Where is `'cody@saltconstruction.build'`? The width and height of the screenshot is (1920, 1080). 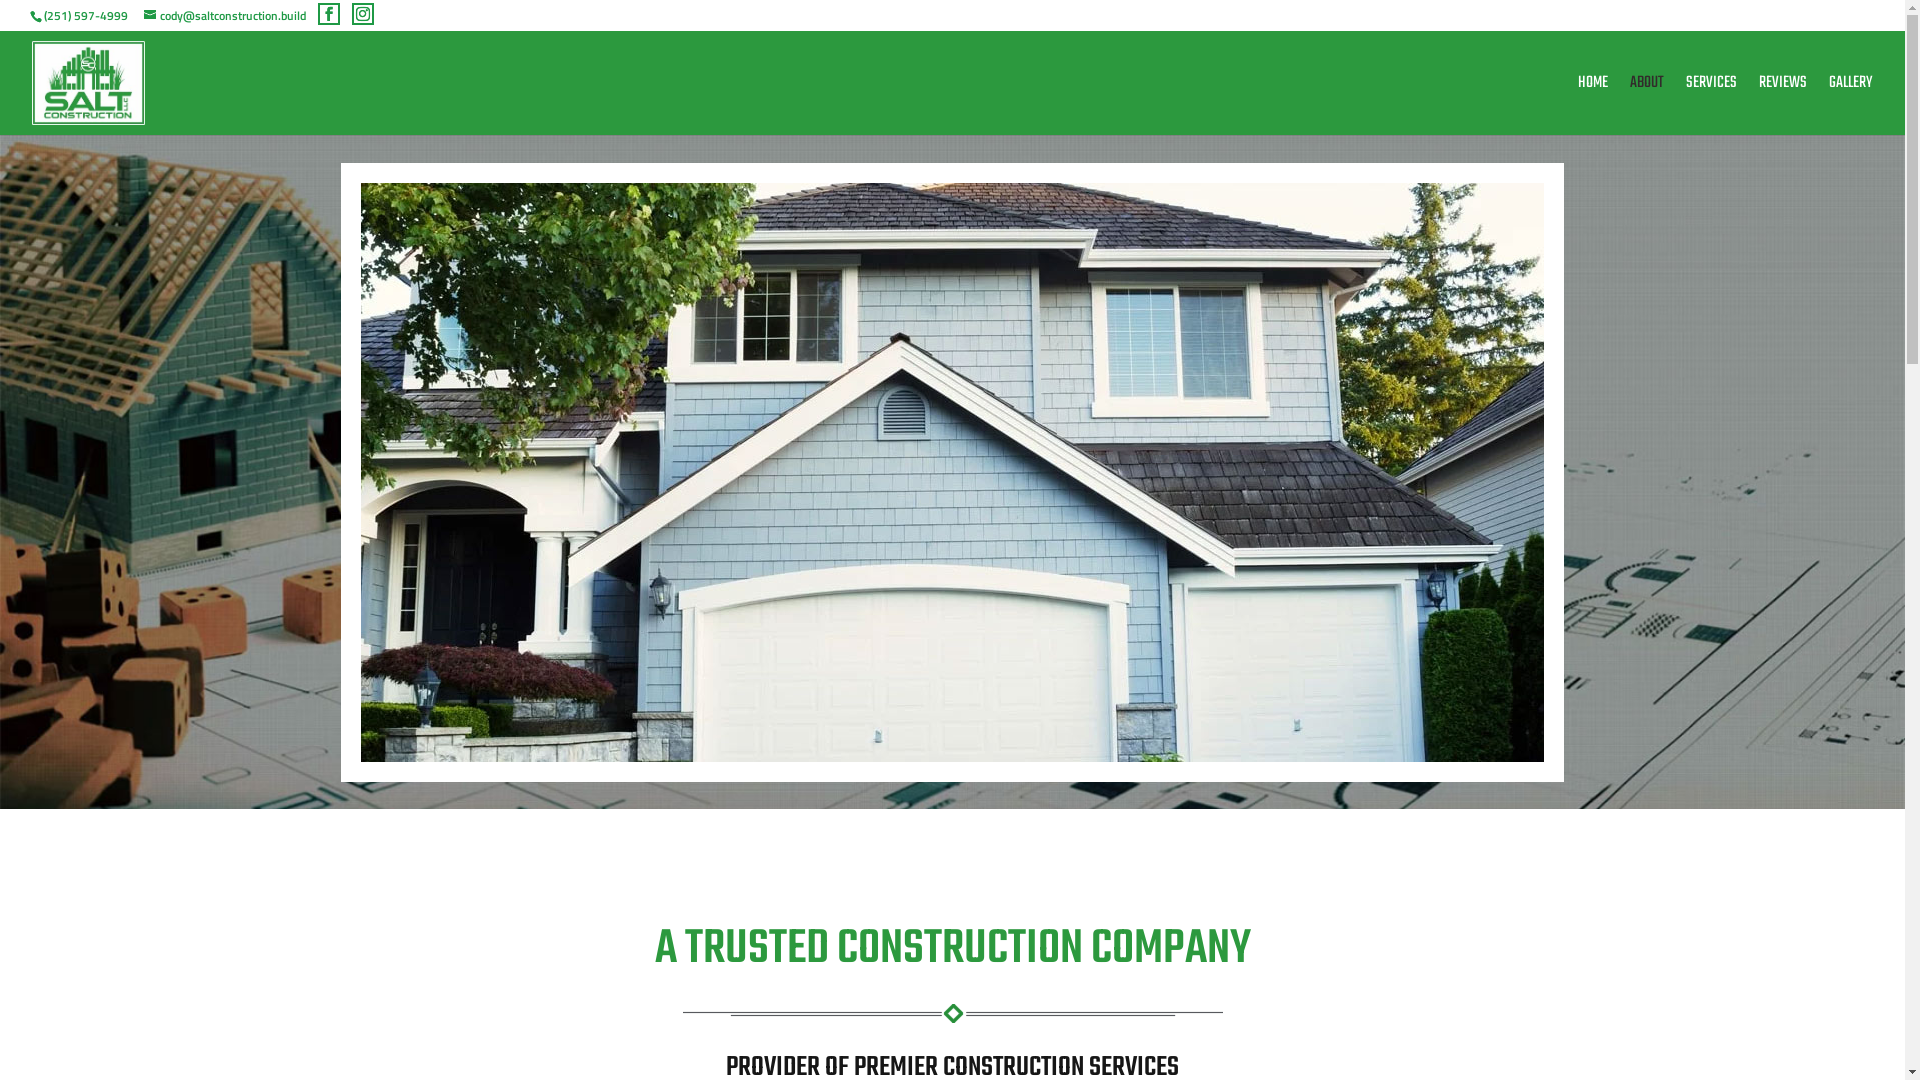
'cody@saltconstruction.build' is located at coordinates (225, 15).